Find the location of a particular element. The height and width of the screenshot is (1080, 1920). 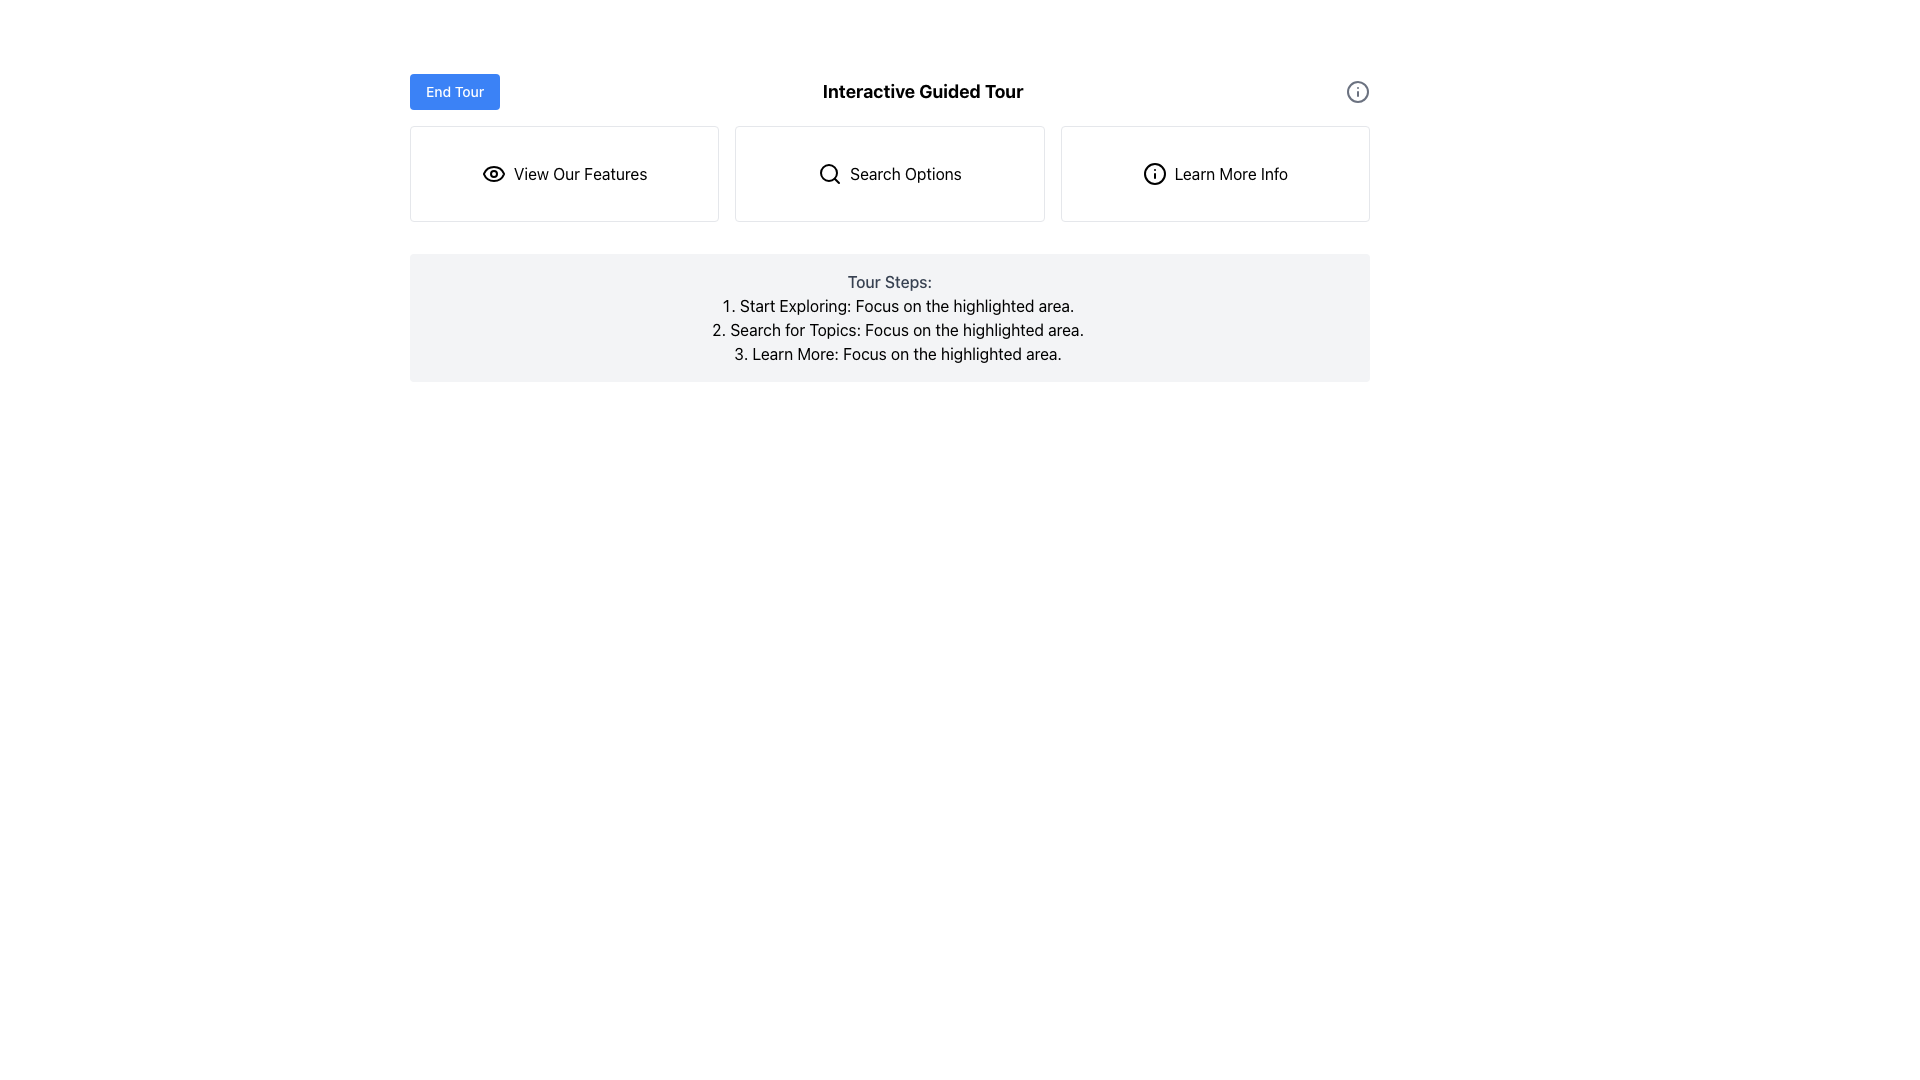

the text label that reads 'Start Exploring: Focus on the highlighted area.' is located at coordinates (896, 305).